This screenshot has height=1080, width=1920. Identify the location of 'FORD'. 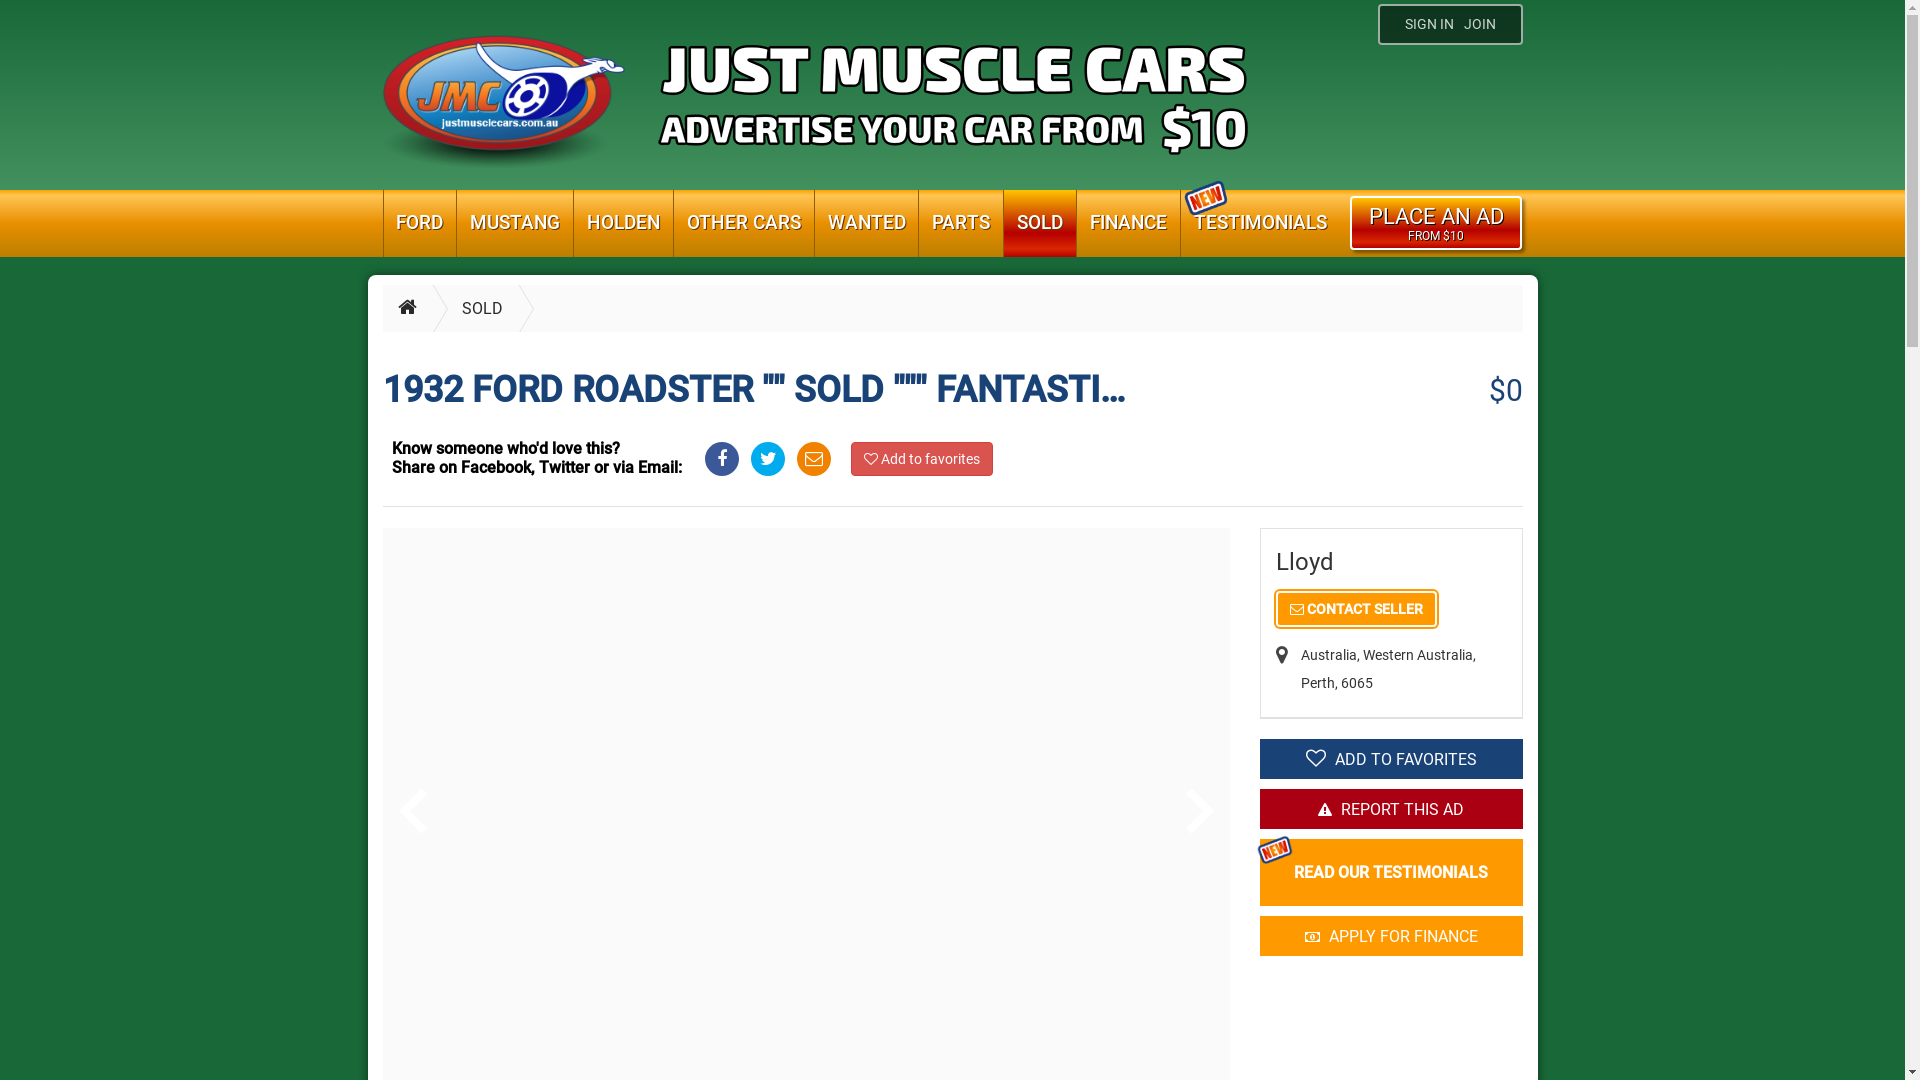
(384, 223).